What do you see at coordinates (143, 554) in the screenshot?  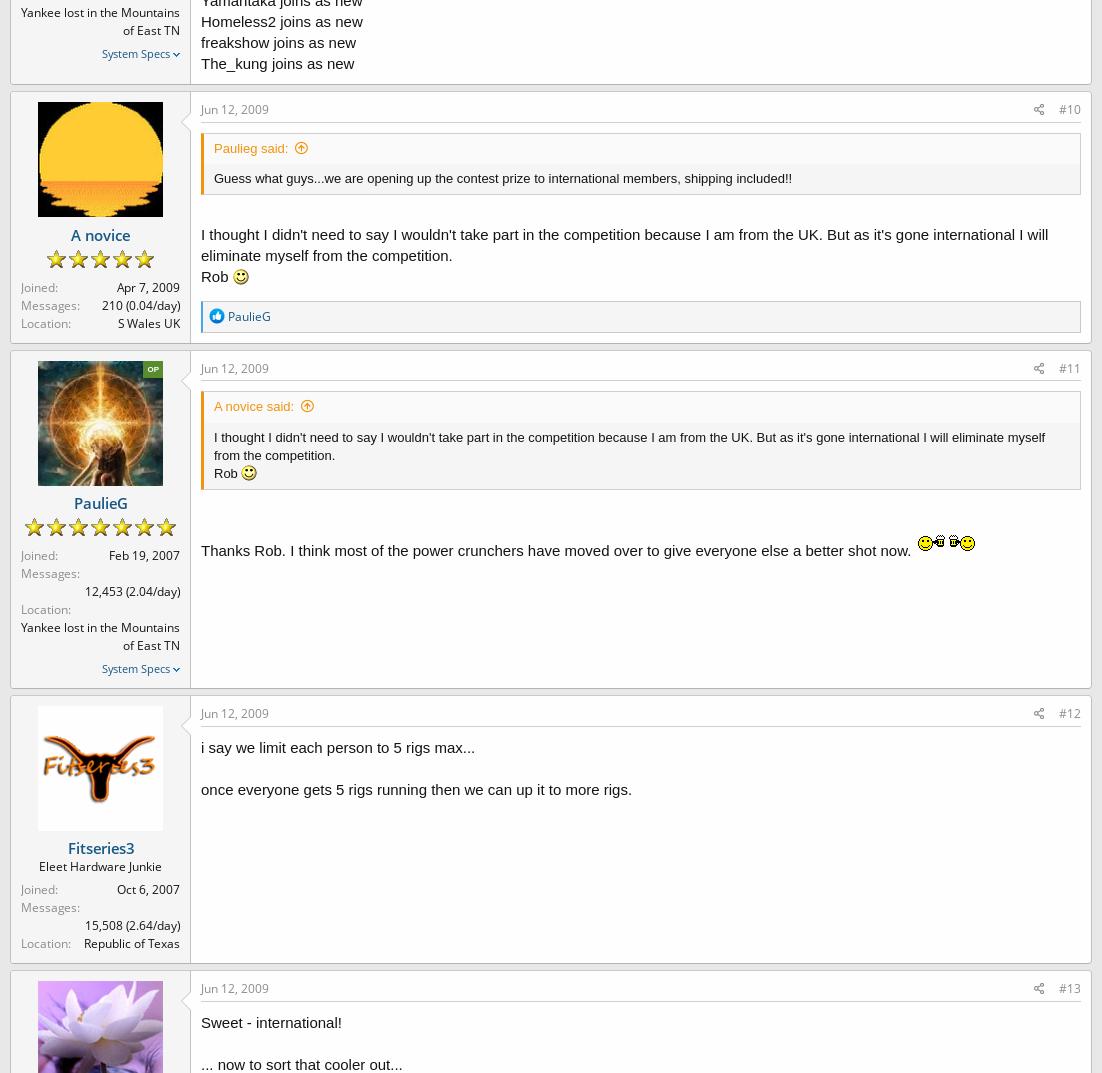 I see `'Feb 19, 2007'` at bounding box center [143, 554].